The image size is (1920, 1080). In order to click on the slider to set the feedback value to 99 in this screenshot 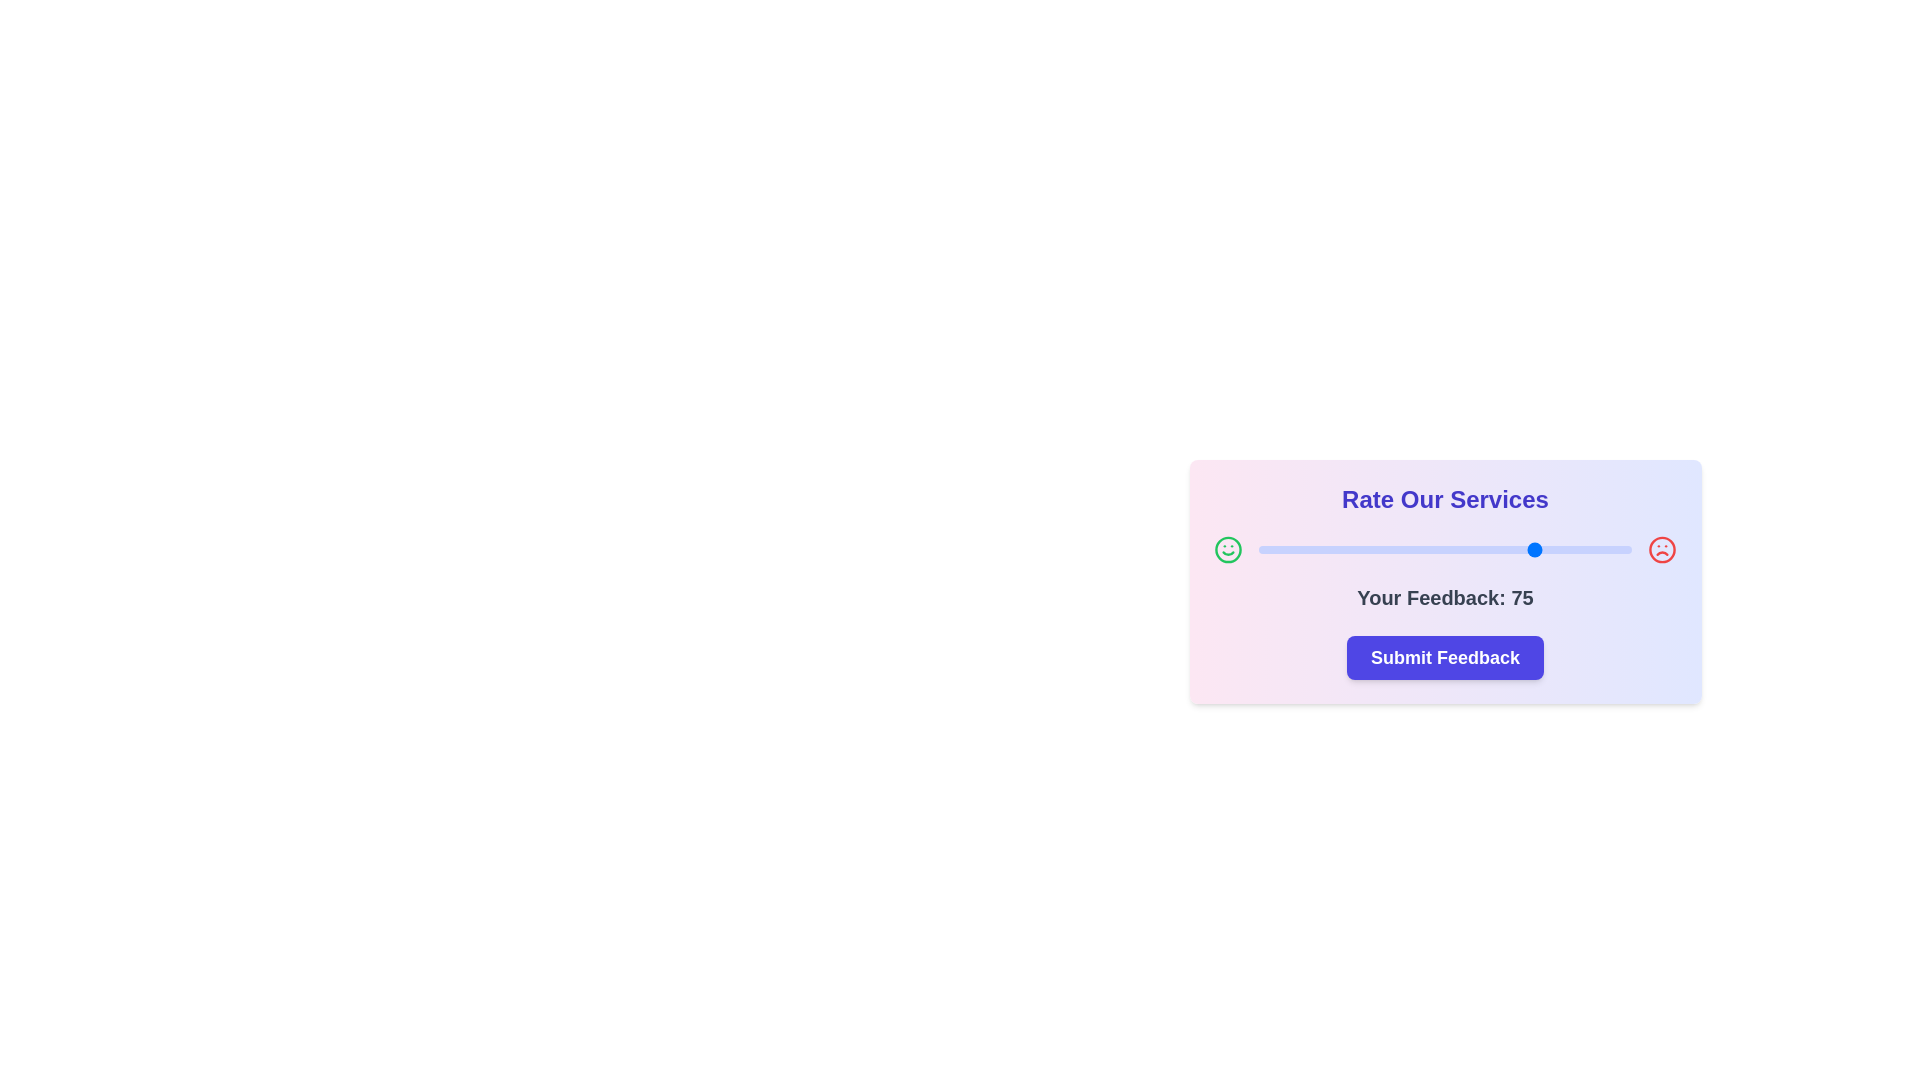, I will do `click(1628, 550)`.